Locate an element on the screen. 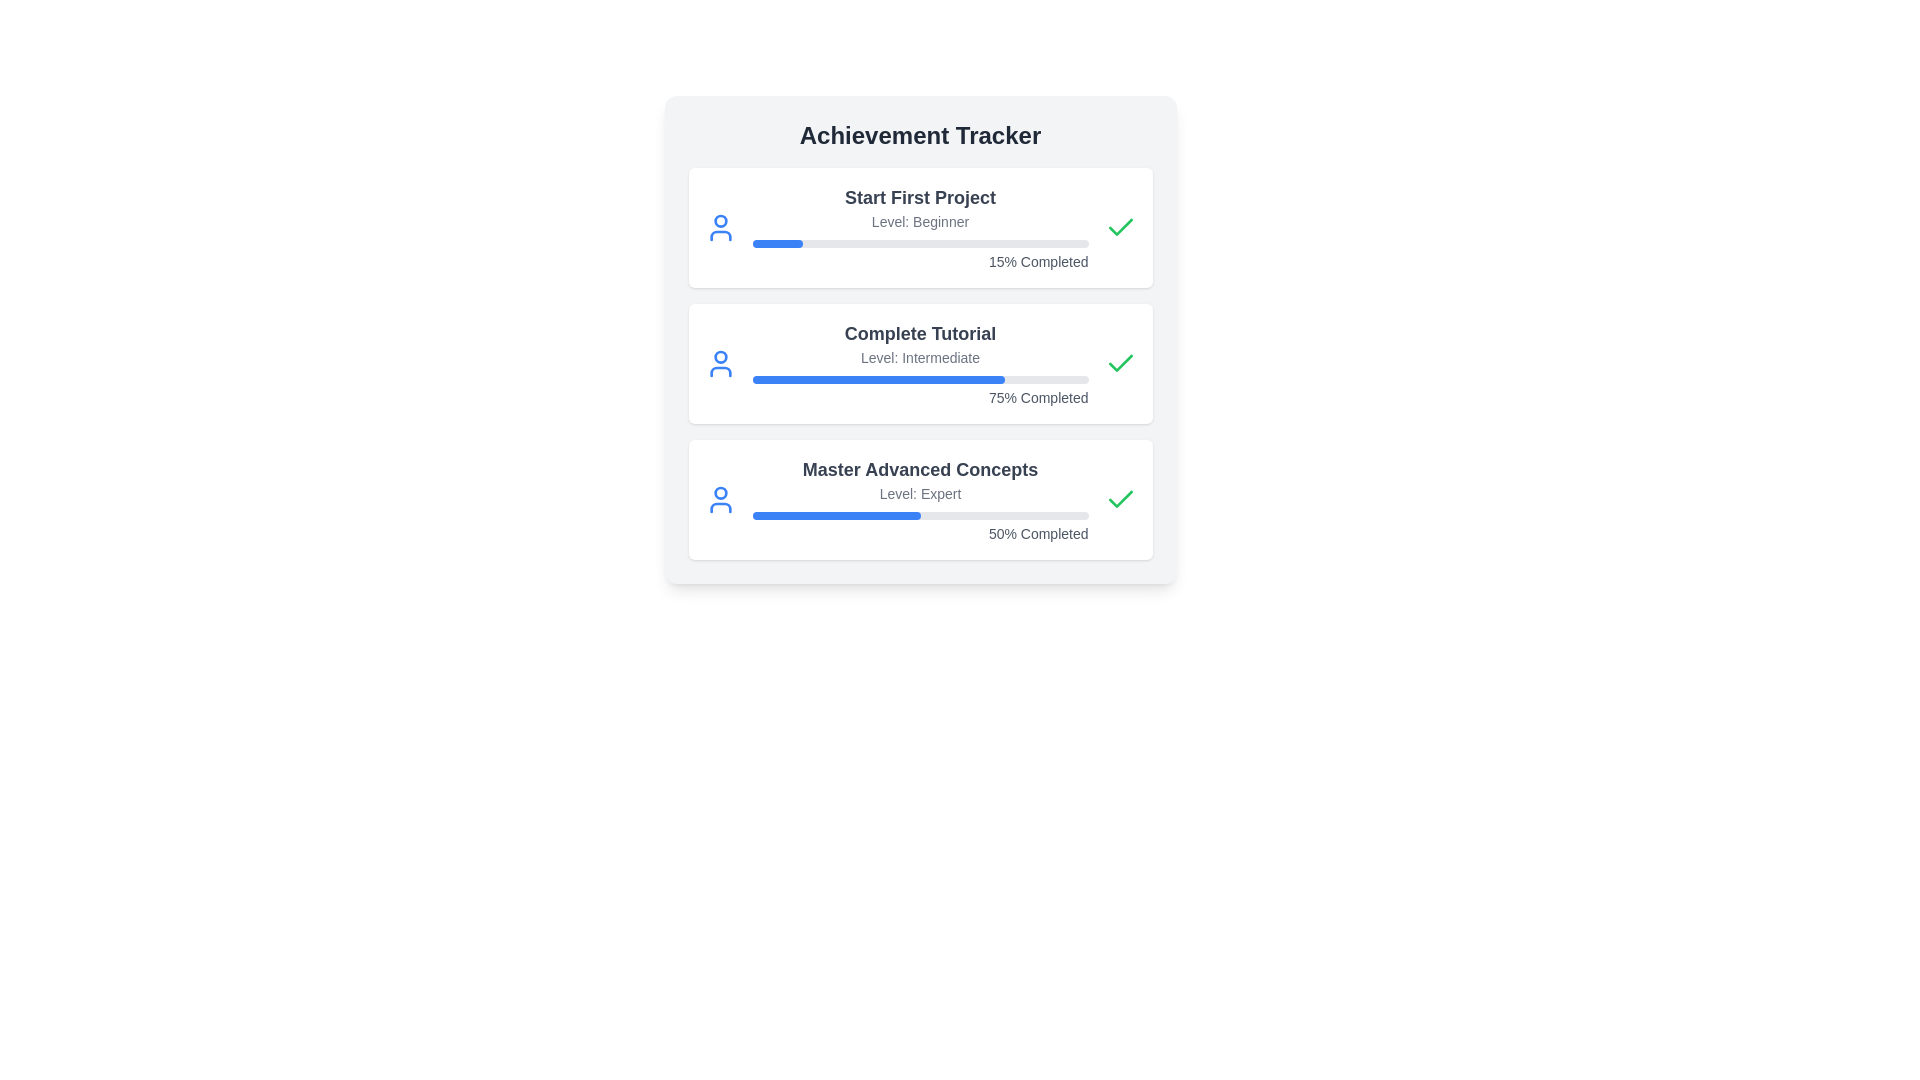  the icon representing the 'Master Advanced Concepts' achievement located at the top-left corner of the card, beside the text and above the progress bar for visual information is located at coordinates (720, 499).